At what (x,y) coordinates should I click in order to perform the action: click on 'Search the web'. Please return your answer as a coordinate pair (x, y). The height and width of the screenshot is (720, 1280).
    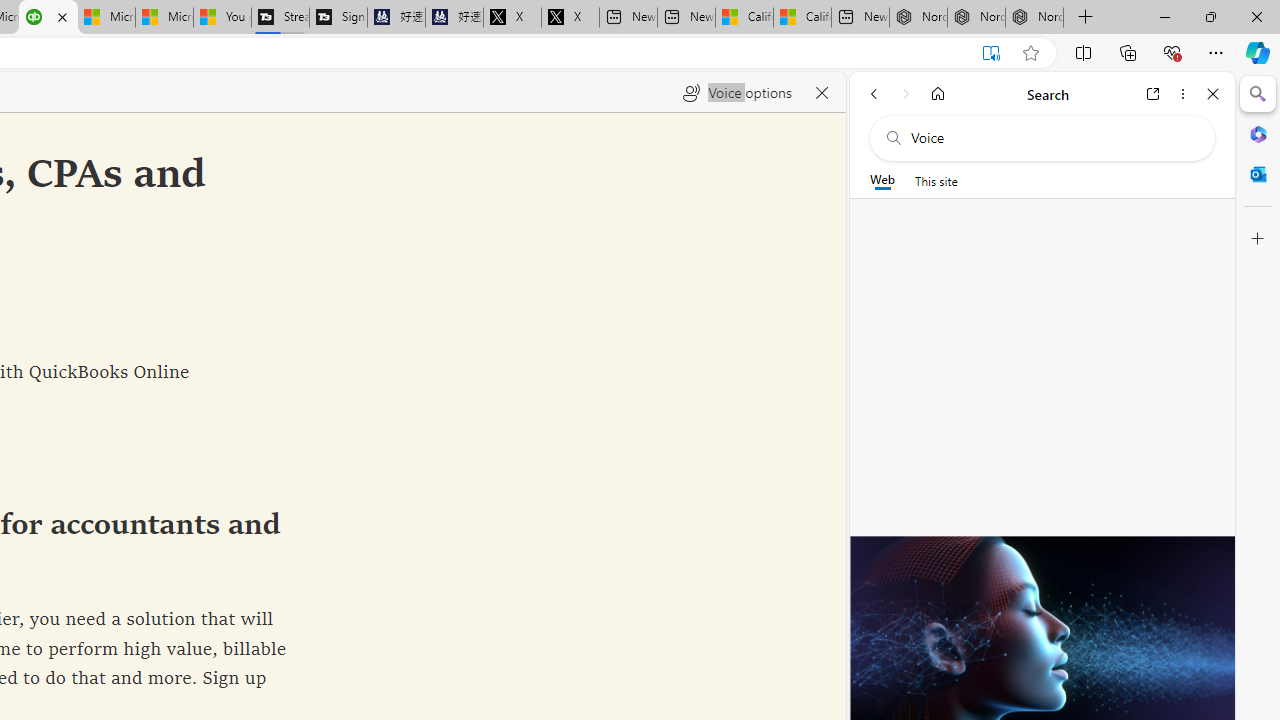
    Looking at the image, I should click on (1051, 137).